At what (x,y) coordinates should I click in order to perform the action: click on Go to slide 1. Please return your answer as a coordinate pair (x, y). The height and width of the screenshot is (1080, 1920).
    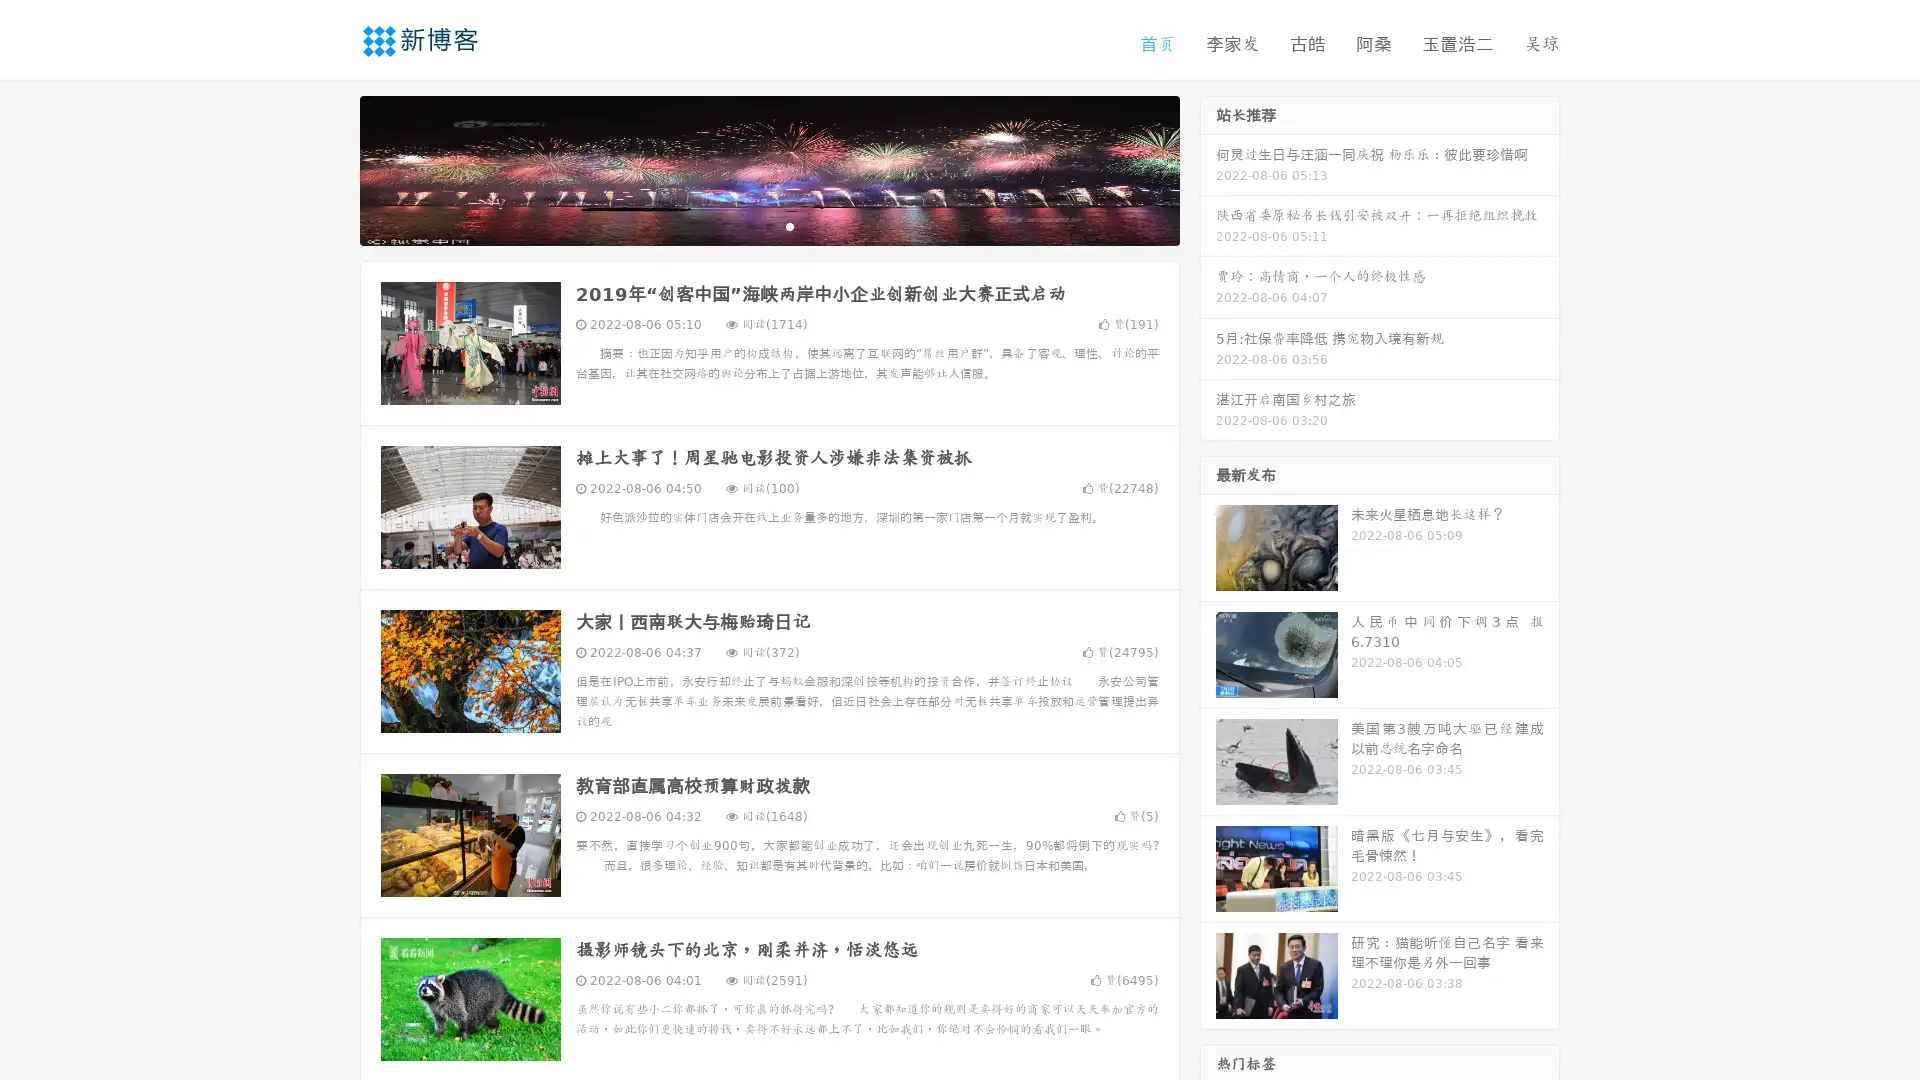
    Looking at the image, I should click on (748, 225).